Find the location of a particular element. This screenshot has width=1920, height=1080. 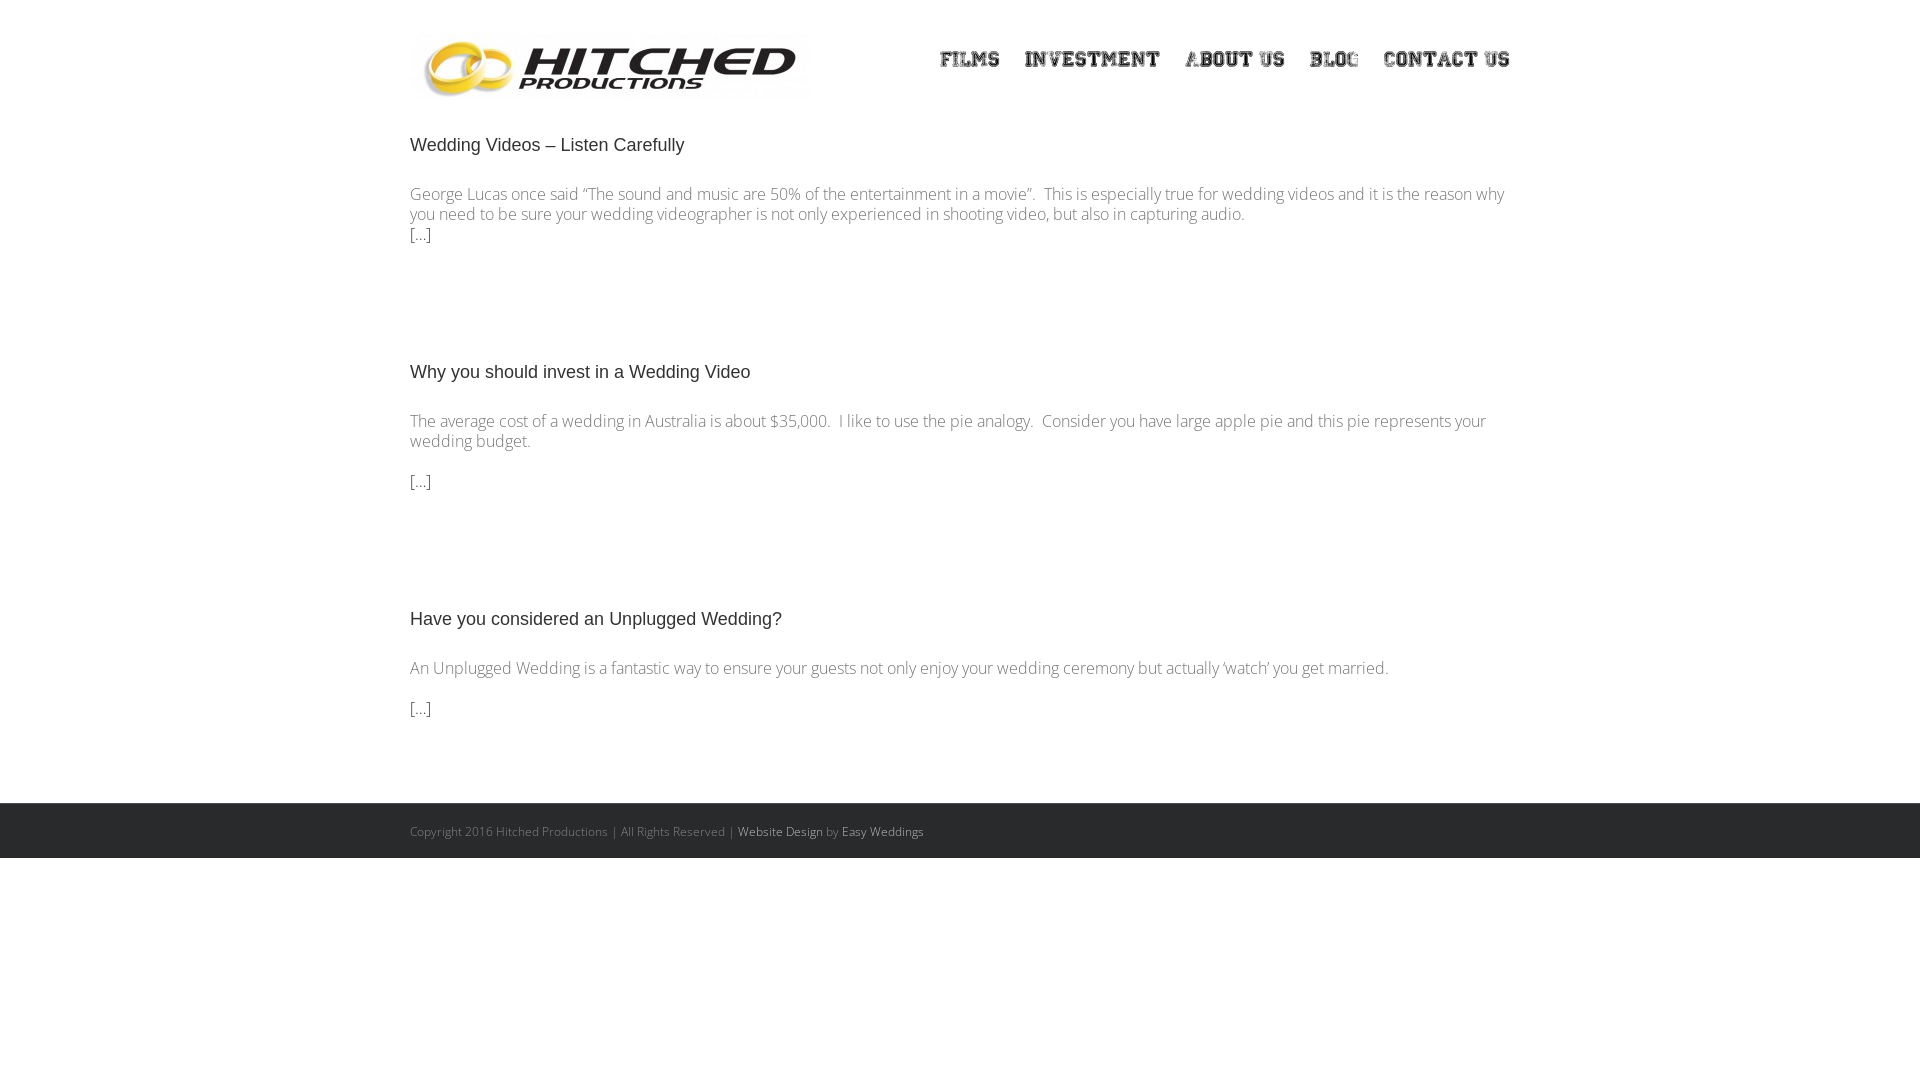

'Contact Us' is located at coordinates (1382, 59).